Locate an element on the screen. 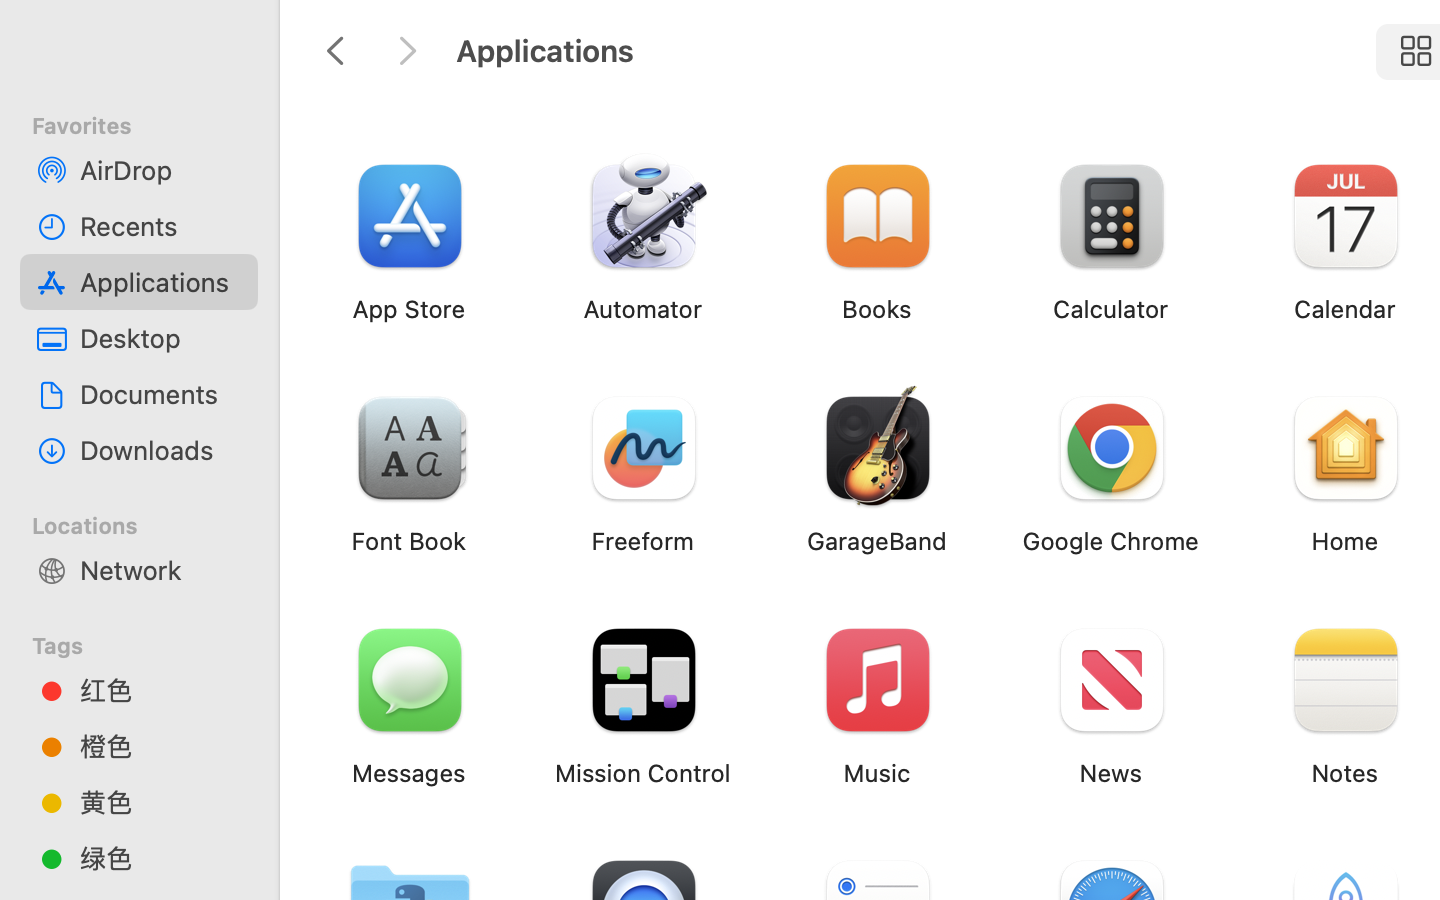 The width and height of the screenshot is (1440, 900). '绿色' is located at coordinates (159, 857).